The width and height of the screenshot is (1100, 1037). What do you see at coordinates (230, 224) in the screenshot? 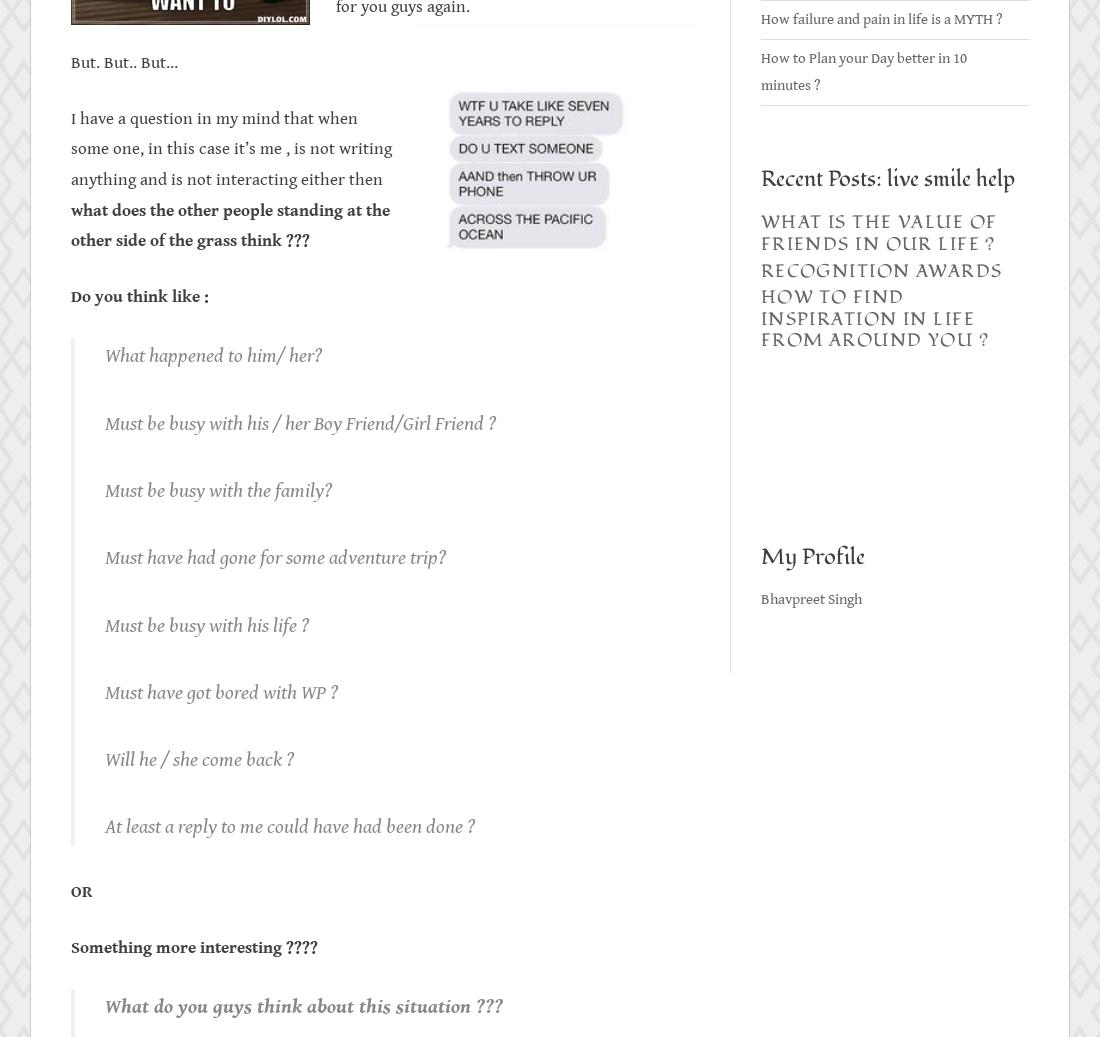
I see `'what does the other people standing at the other side of the grass think ???'` at bounding box center [230, 224].